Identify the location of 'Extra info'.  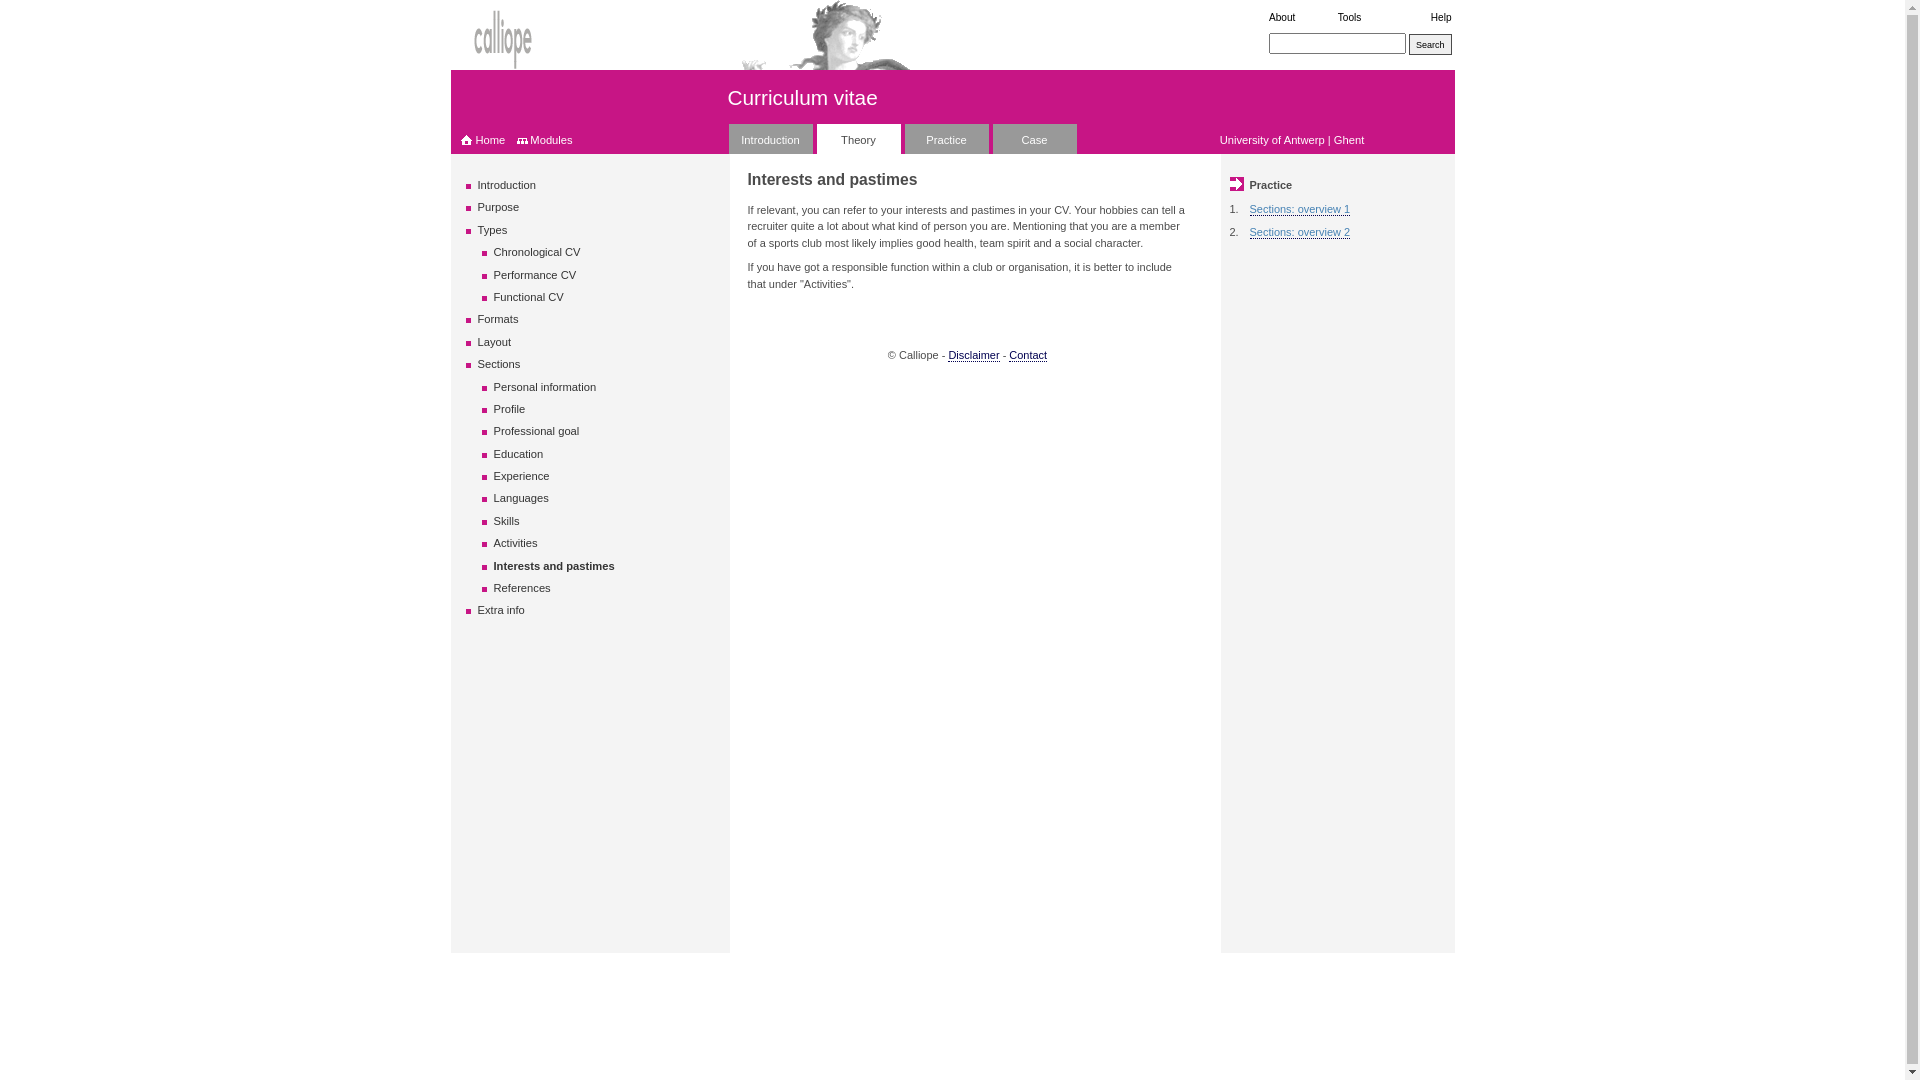
(501, 608).